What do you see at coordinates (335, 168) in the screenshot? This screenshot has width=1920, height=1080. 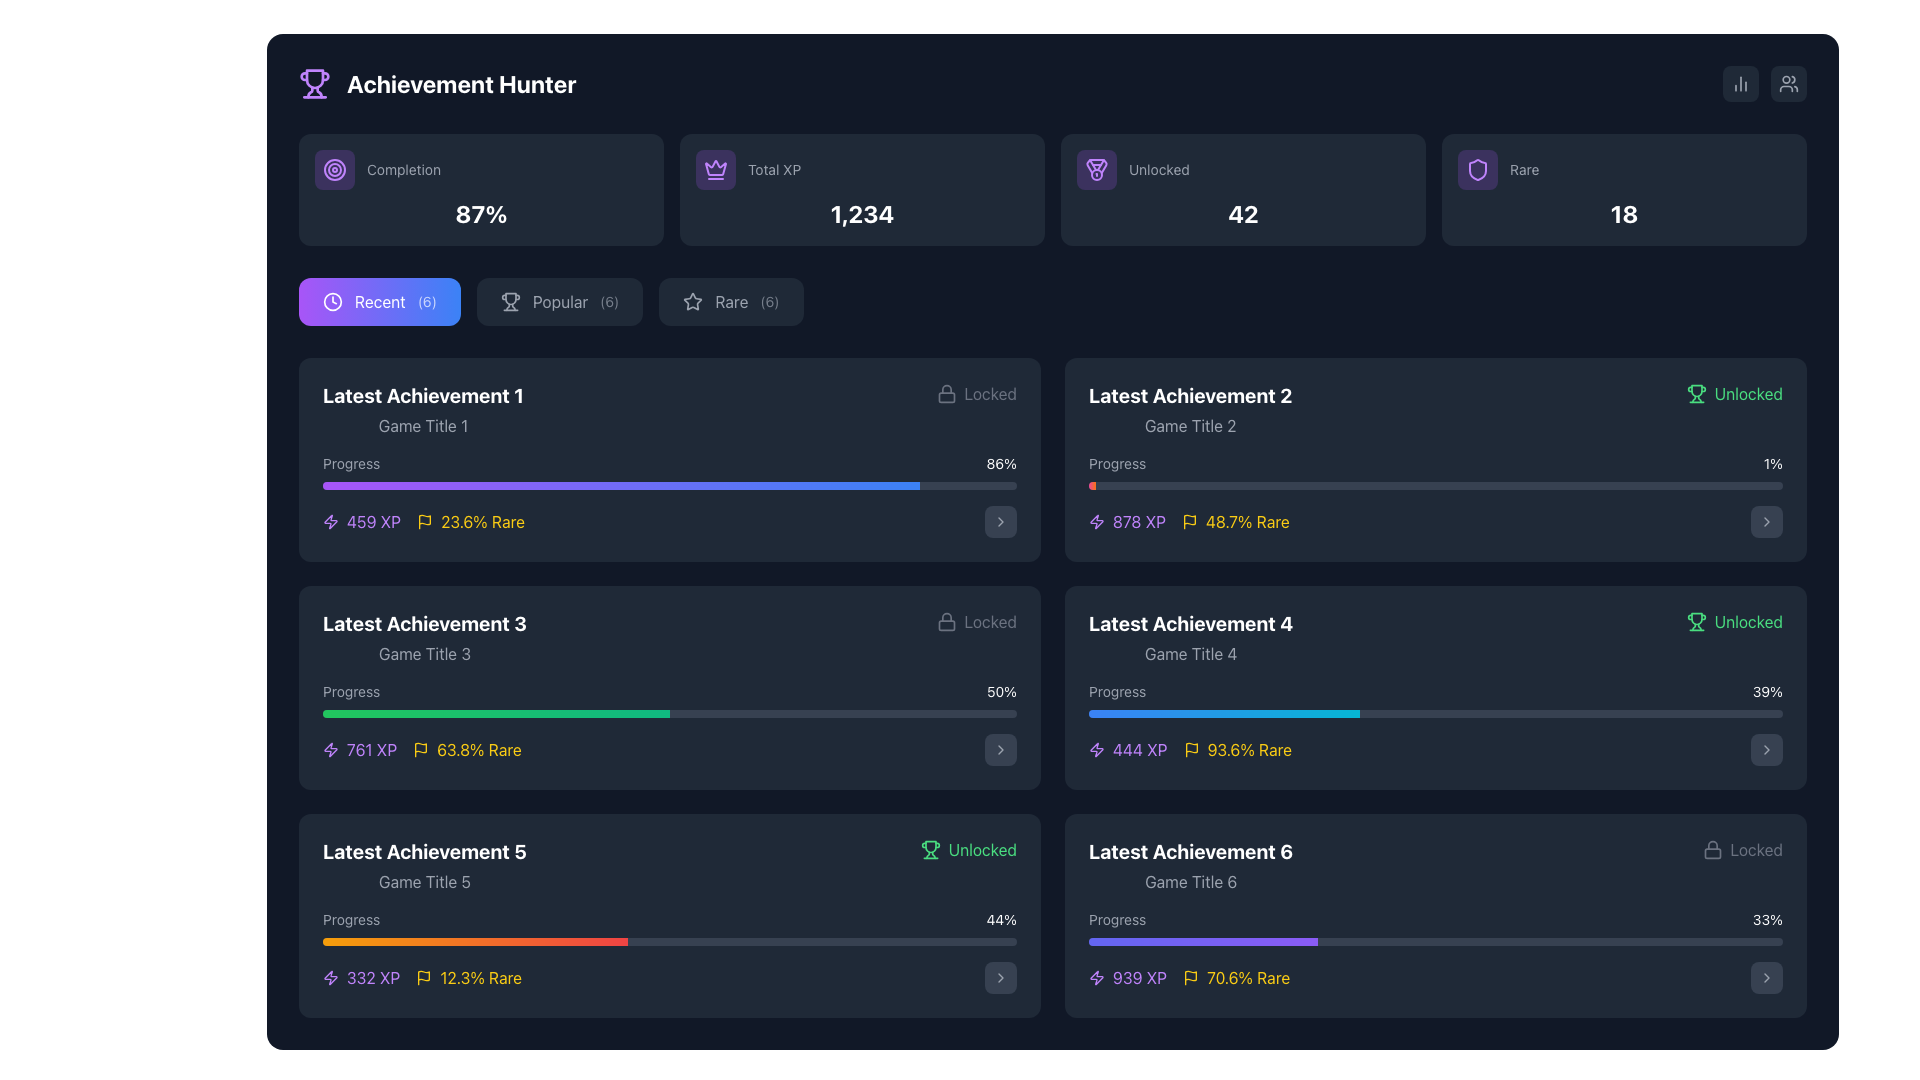 I see `the decorative icon representing the 'Completion' metric located in the top-left corner of the interface, within the 'Completion' group` at bounding box center [335, 168].